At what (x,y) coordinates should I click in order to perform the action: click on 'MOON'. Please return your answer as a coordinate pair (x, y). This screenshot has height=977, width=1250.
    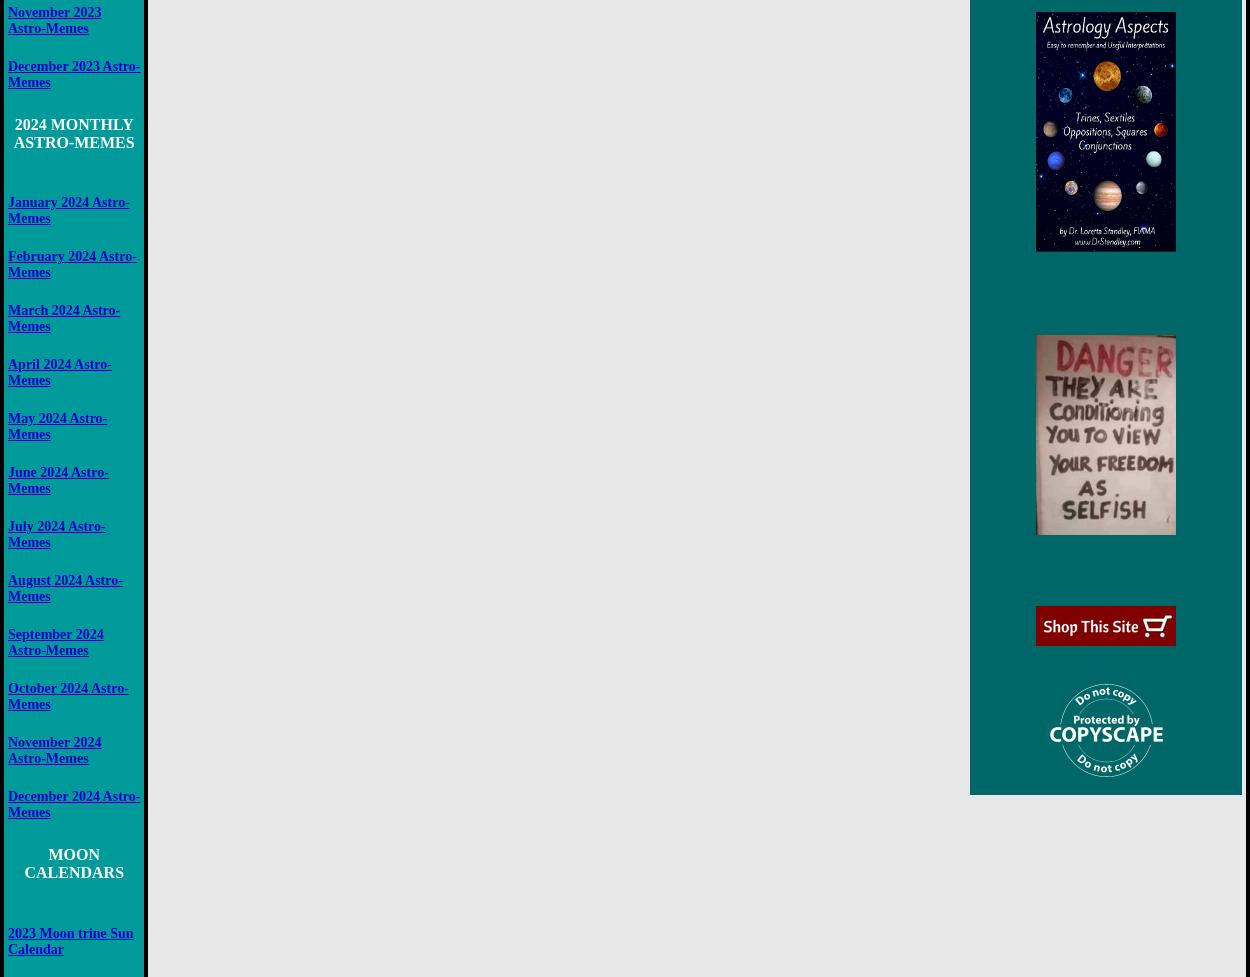
    Looking at the image, I should click on (73, 853).